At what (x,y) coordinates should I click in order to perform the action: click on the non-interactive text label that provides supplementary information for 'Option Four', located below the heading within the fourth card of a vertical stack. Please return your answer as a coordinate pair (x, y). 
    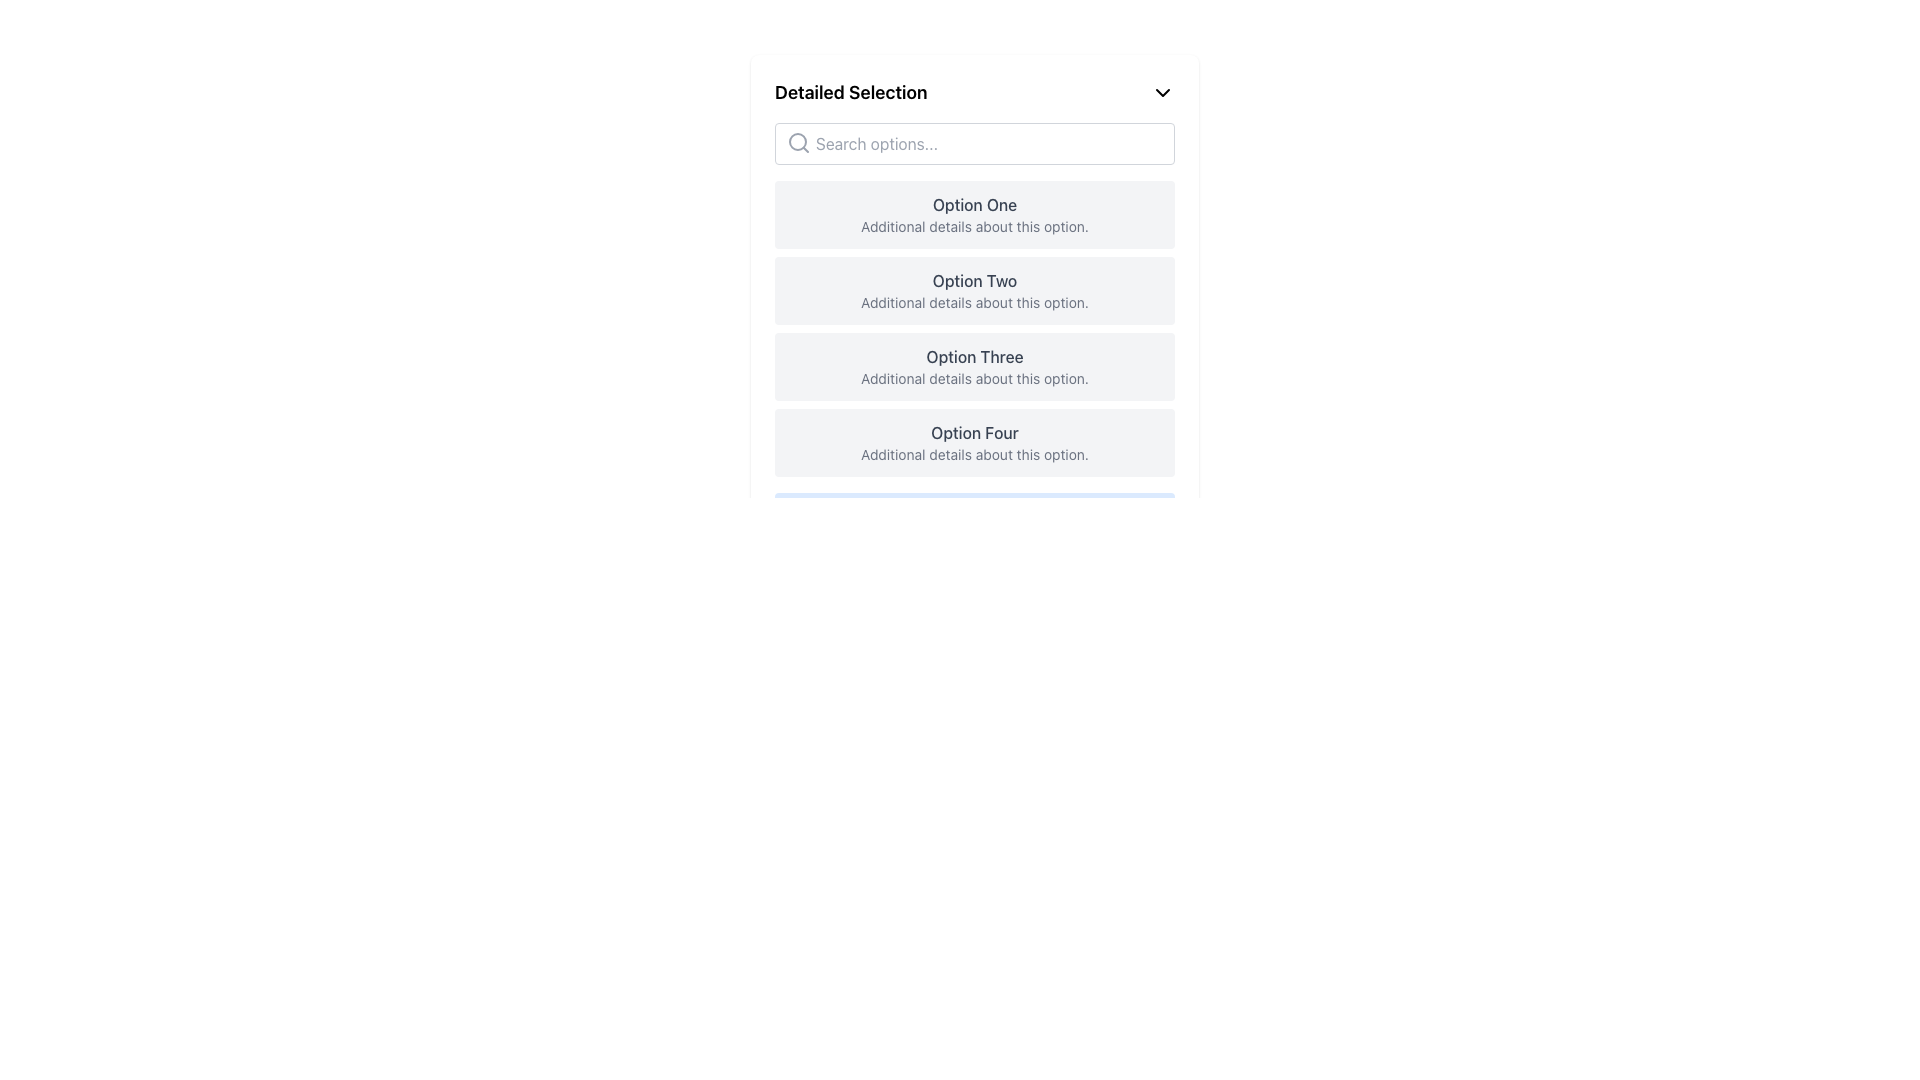
    Looking at the image, I should click on (974, 455).